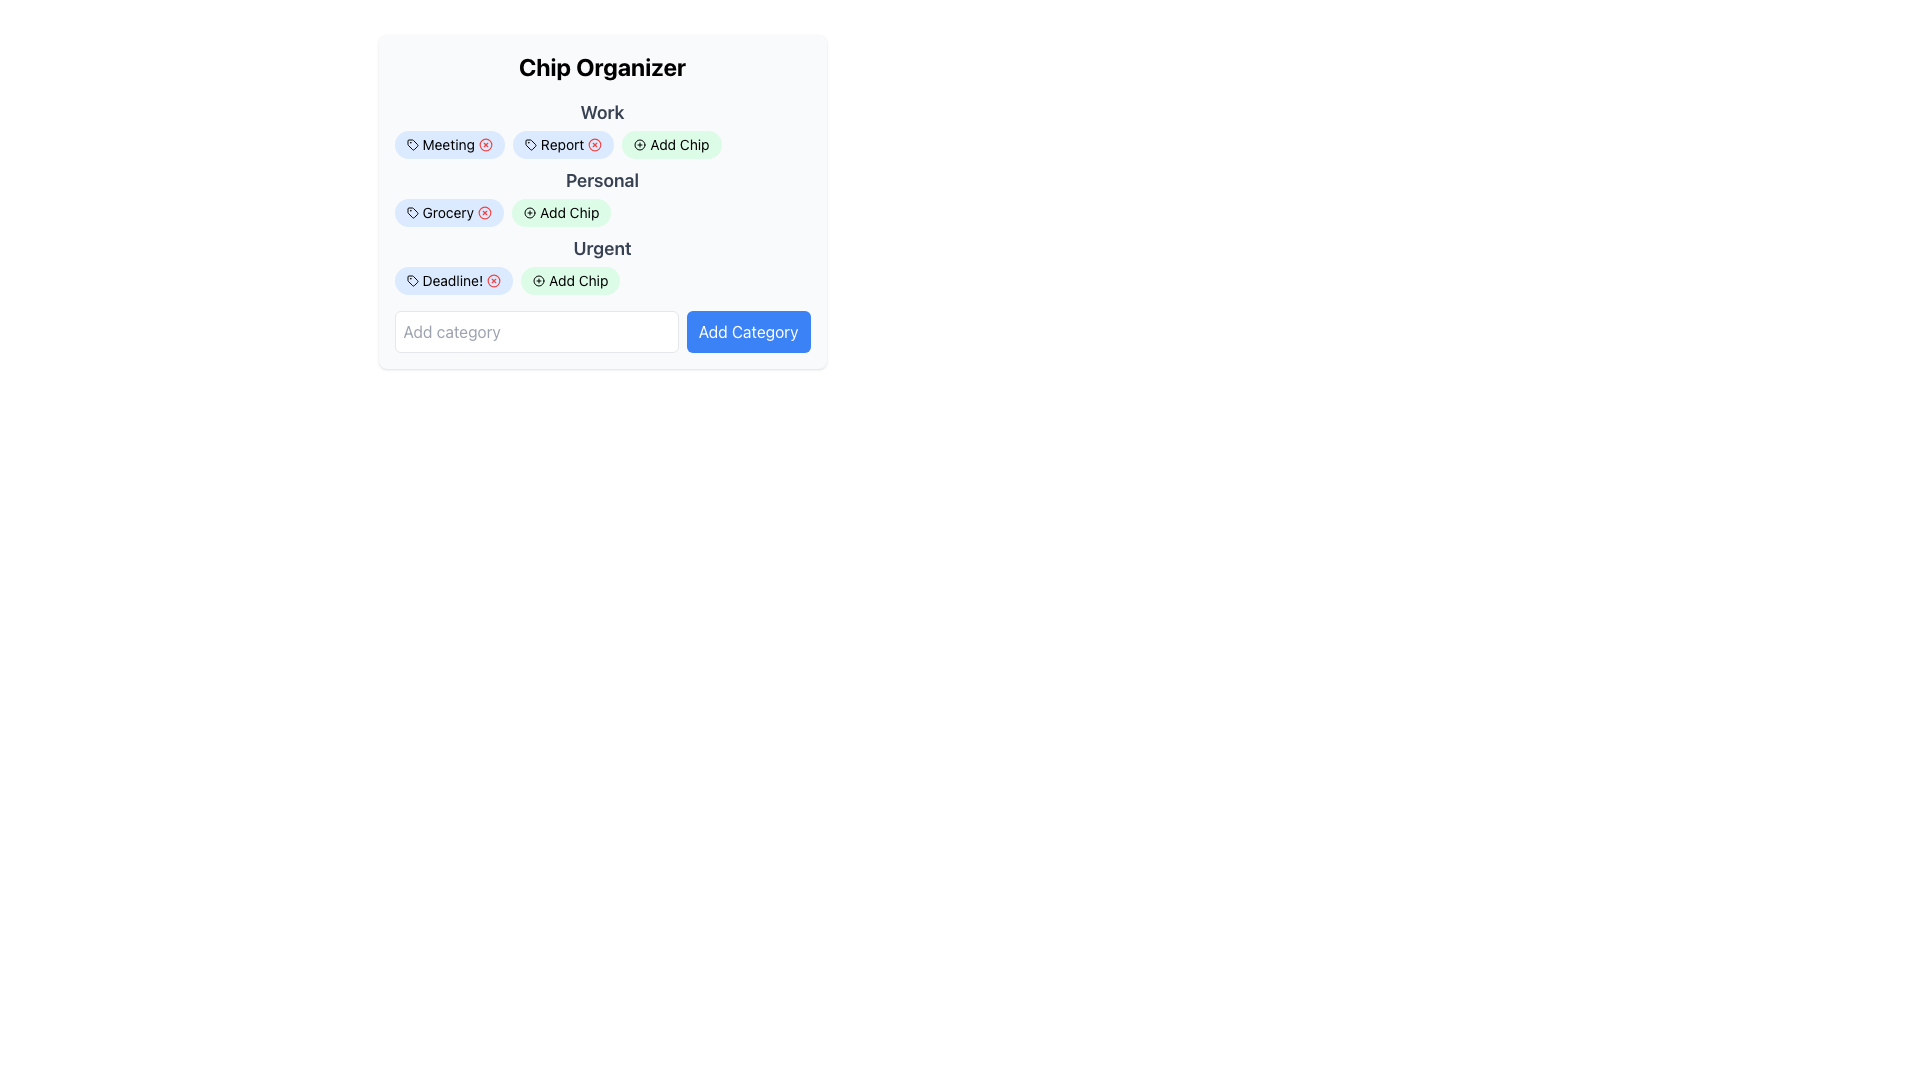 Image resolution: width=1920 pixels, height=1080 pixels. What do you see at coordinates (601, 248) in the screenshot?
I see `the primary header text label that indicates urgency, positioned centrally above subsections like 'Deadline!' and 'Add Chip'` at bounding box center [601, 248].